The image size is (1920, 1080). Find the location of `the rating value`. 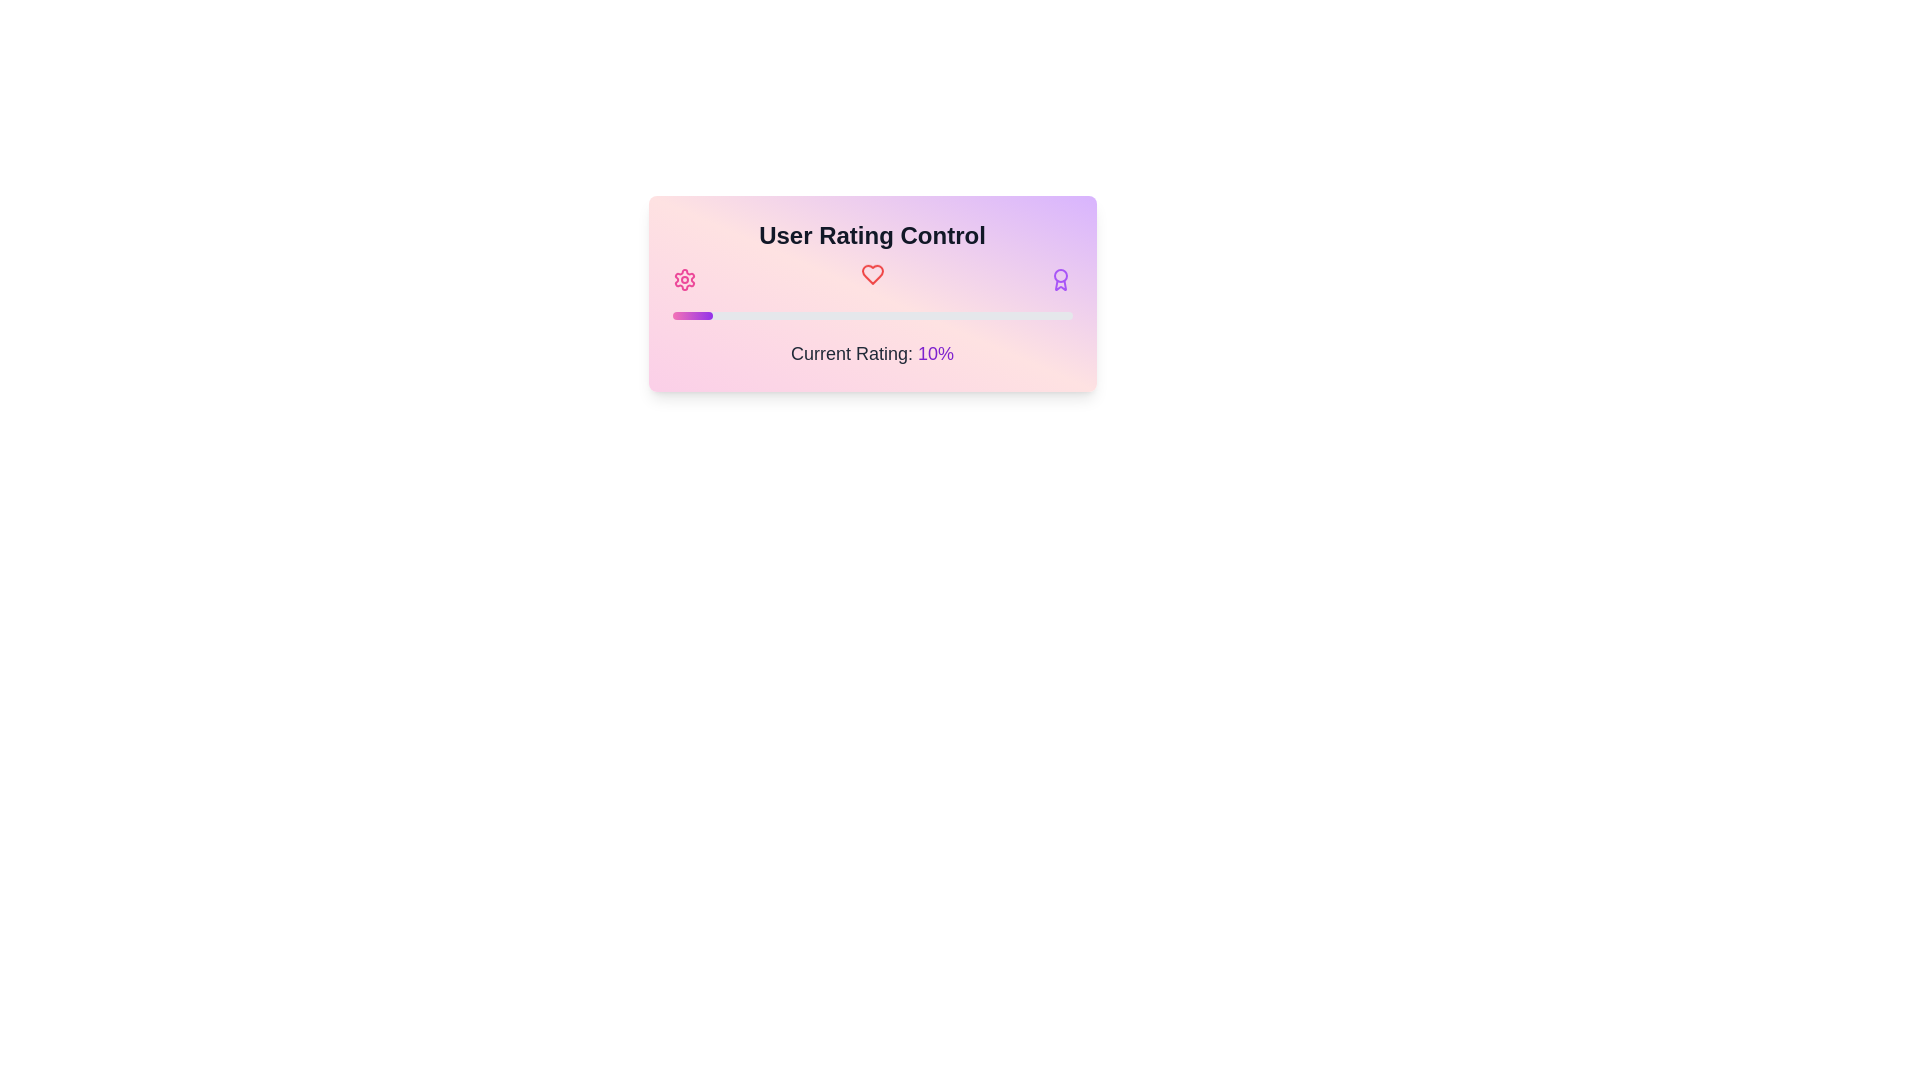

the rating value is located at coordinates (1032, 280).